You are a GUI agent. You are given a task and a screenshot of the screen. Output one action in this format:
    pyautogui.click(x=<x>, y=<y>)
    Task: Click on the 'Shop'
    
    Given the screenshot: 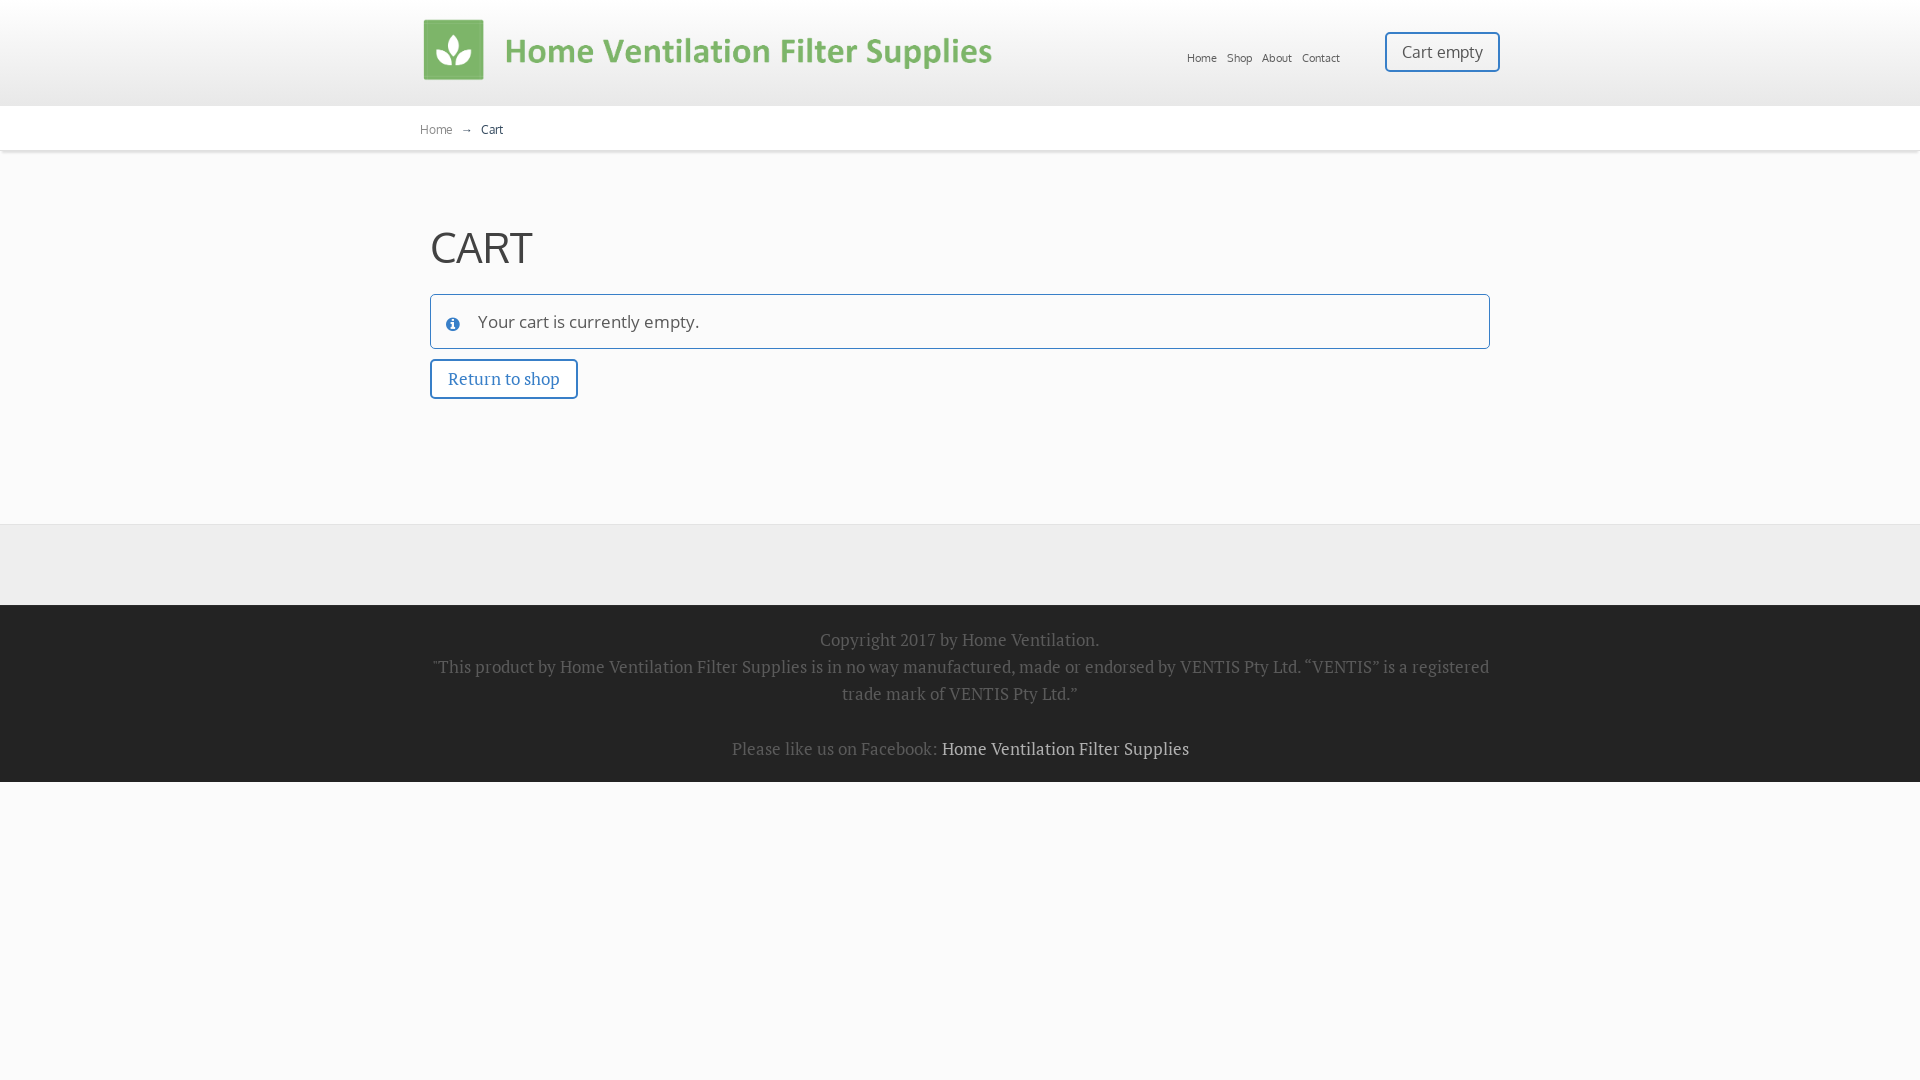 What is the action you would take?
    pyautogui.click(x=1243, y=52)
    